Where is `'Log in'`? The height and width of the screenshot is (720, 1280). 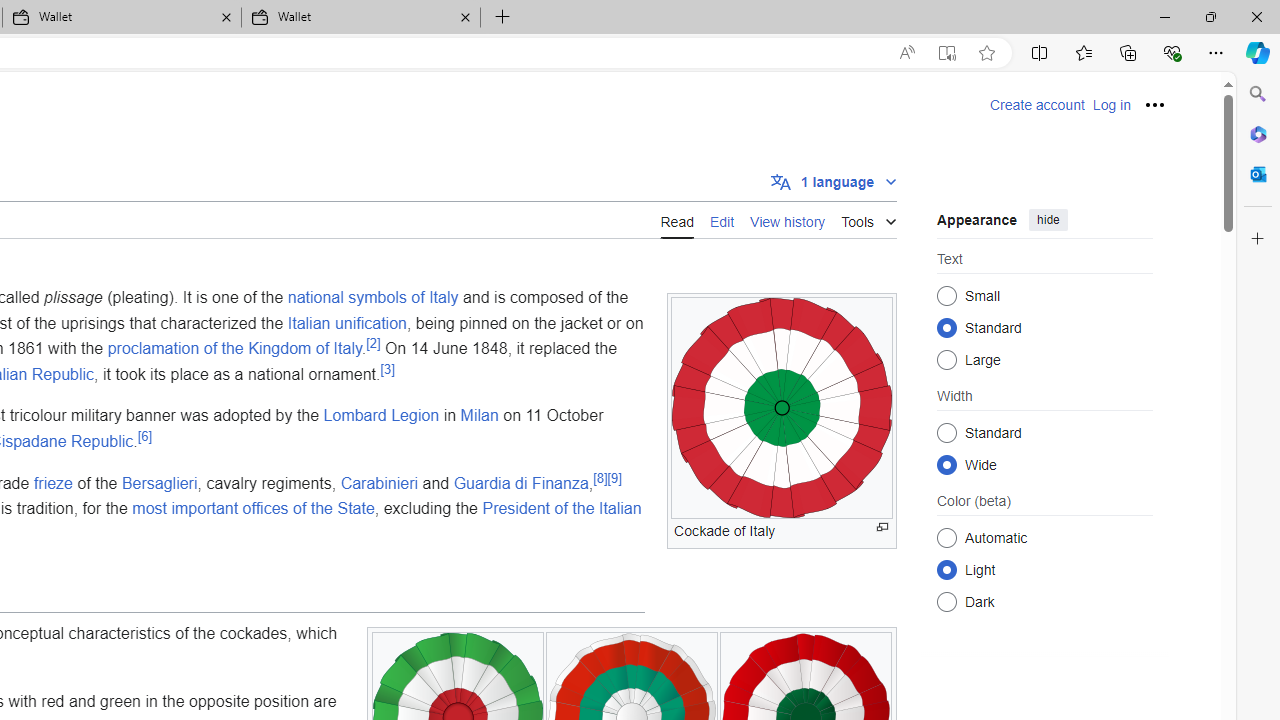
'Log in' is located at coordinates (1110, 105).